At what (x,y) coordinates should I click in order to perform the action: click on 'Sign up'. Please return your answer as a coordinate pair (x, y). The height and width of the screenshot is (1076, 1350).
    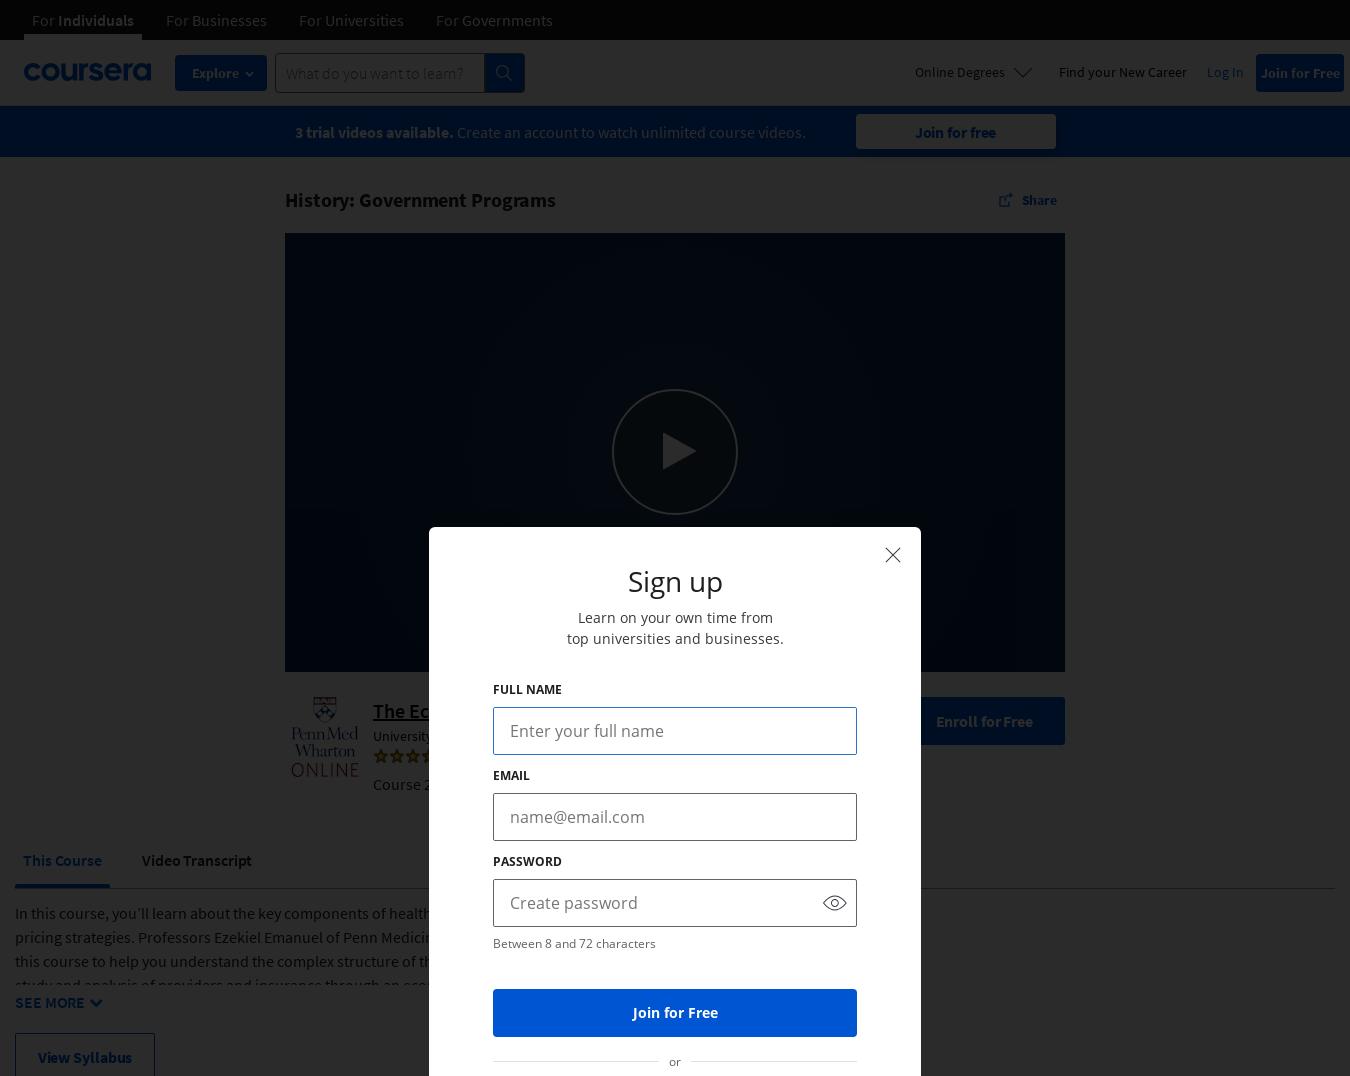
    Looking at the image, I should click on (674, 580).